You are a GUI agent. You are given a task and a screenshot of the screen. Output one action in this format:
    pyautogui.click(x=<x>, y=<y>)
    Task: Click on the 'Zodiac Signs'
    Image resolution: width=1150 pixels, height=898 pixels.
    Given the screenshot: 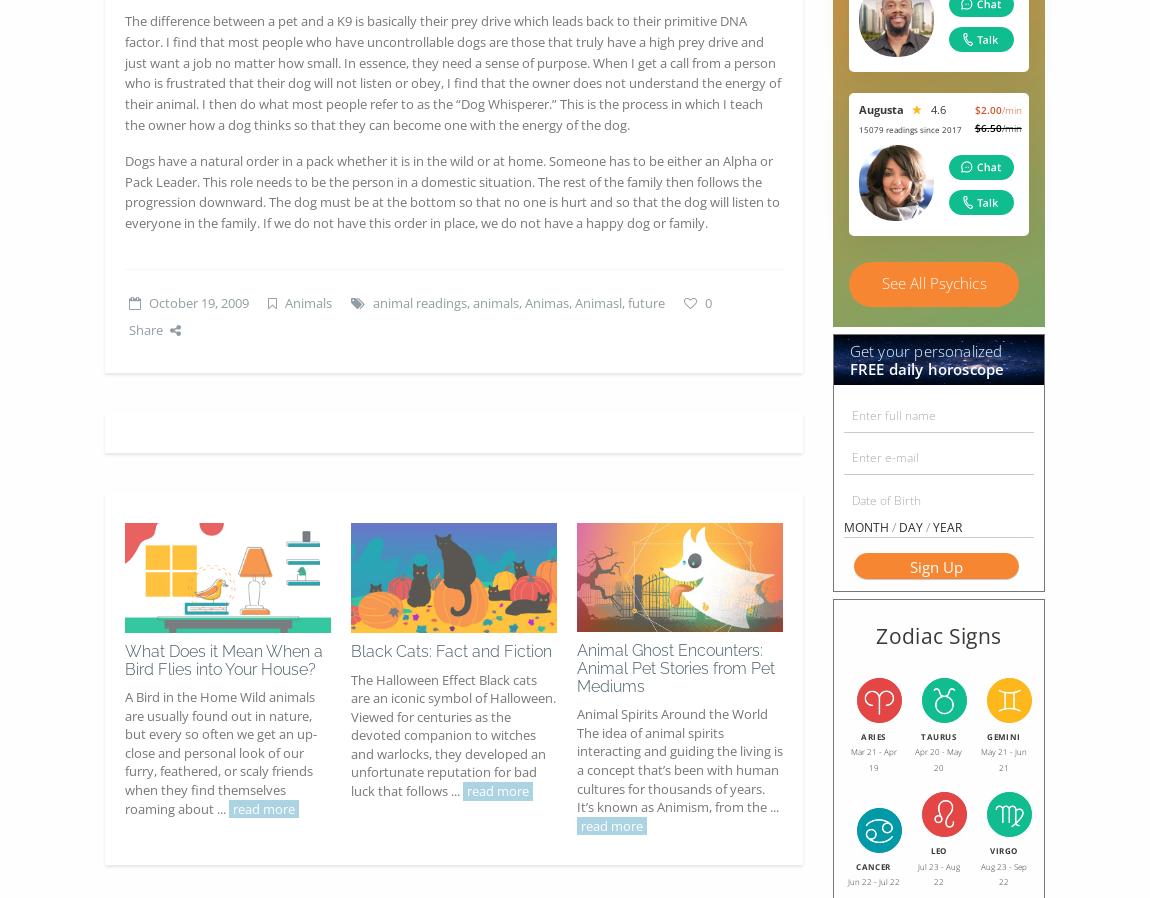 What is the action you would take?
    pyautogui.click(x=938, y=634)
    